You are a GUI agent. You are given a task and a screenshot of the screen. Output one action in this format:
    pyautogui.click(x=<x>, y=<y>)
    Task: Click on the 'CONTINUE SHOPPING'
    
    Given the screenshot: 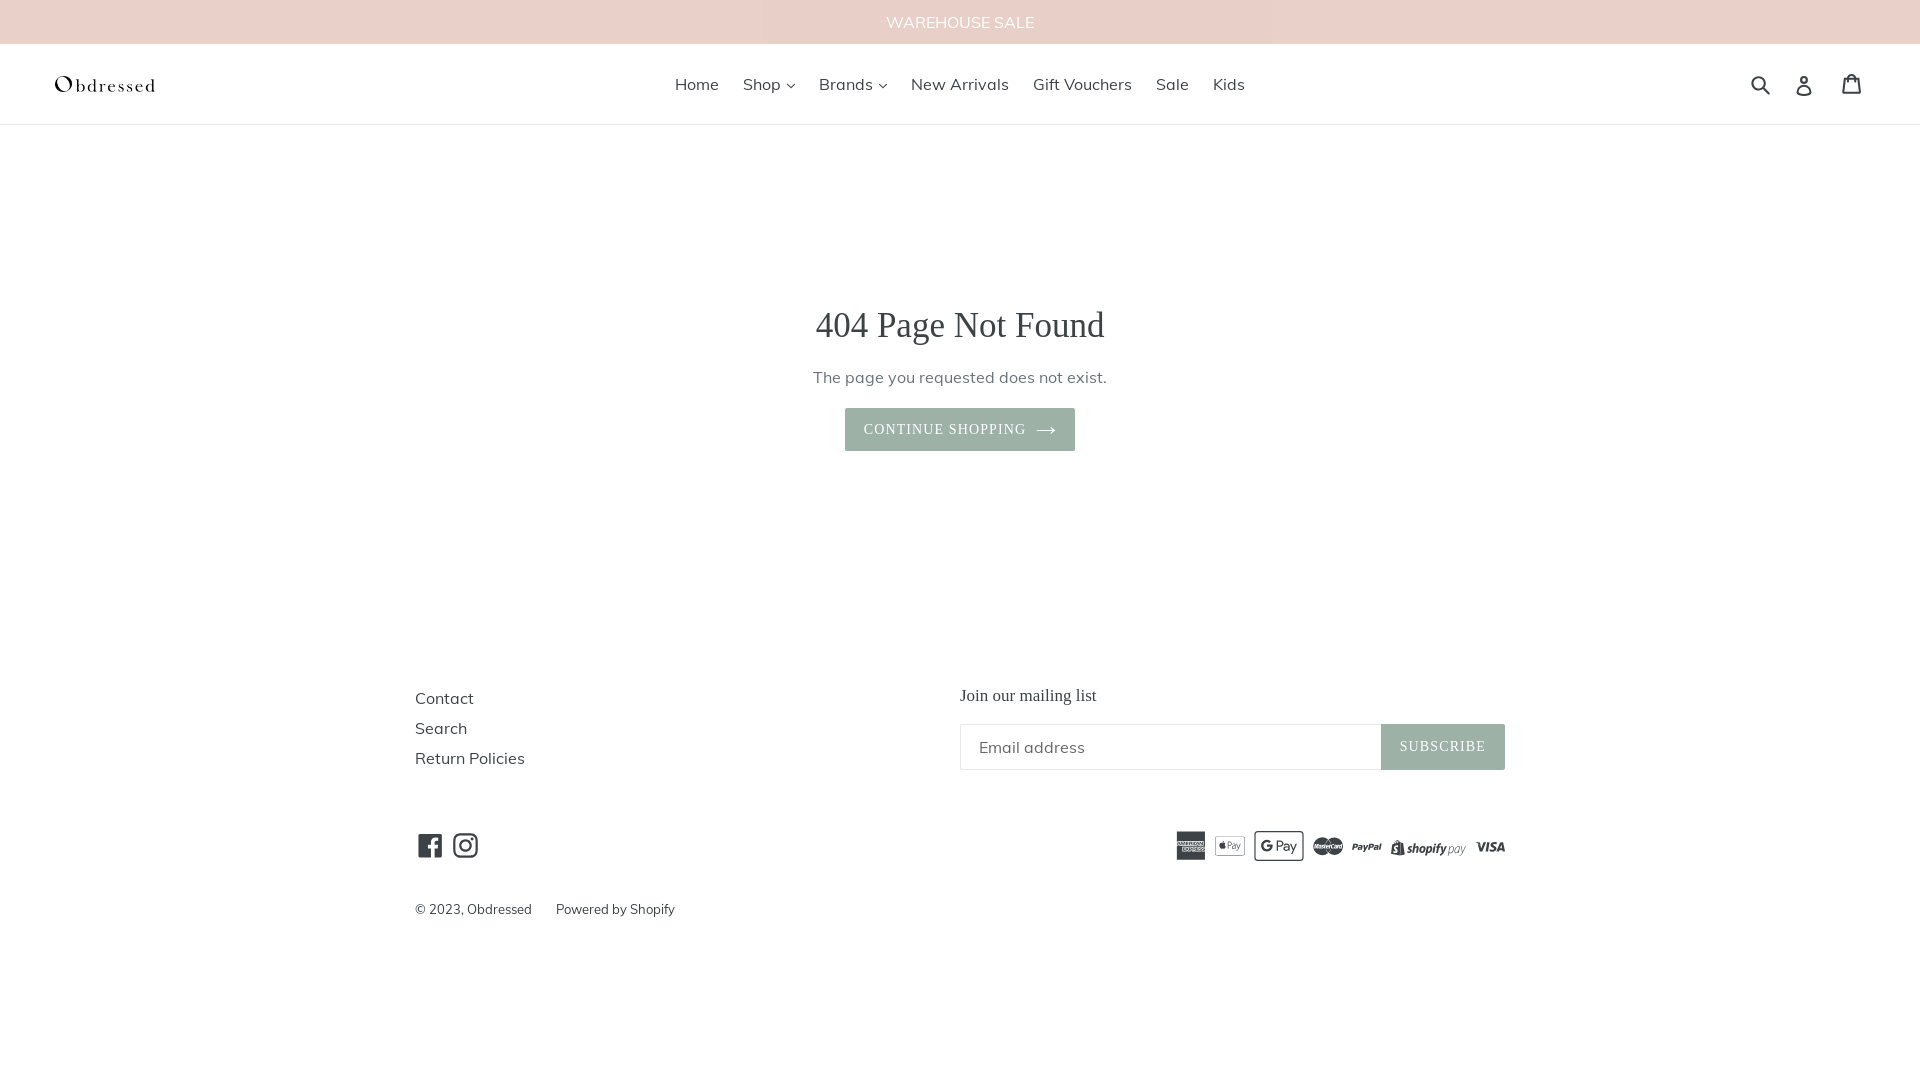 What is the action you would take?
    pyautogui.click(x=960, y=428)
    